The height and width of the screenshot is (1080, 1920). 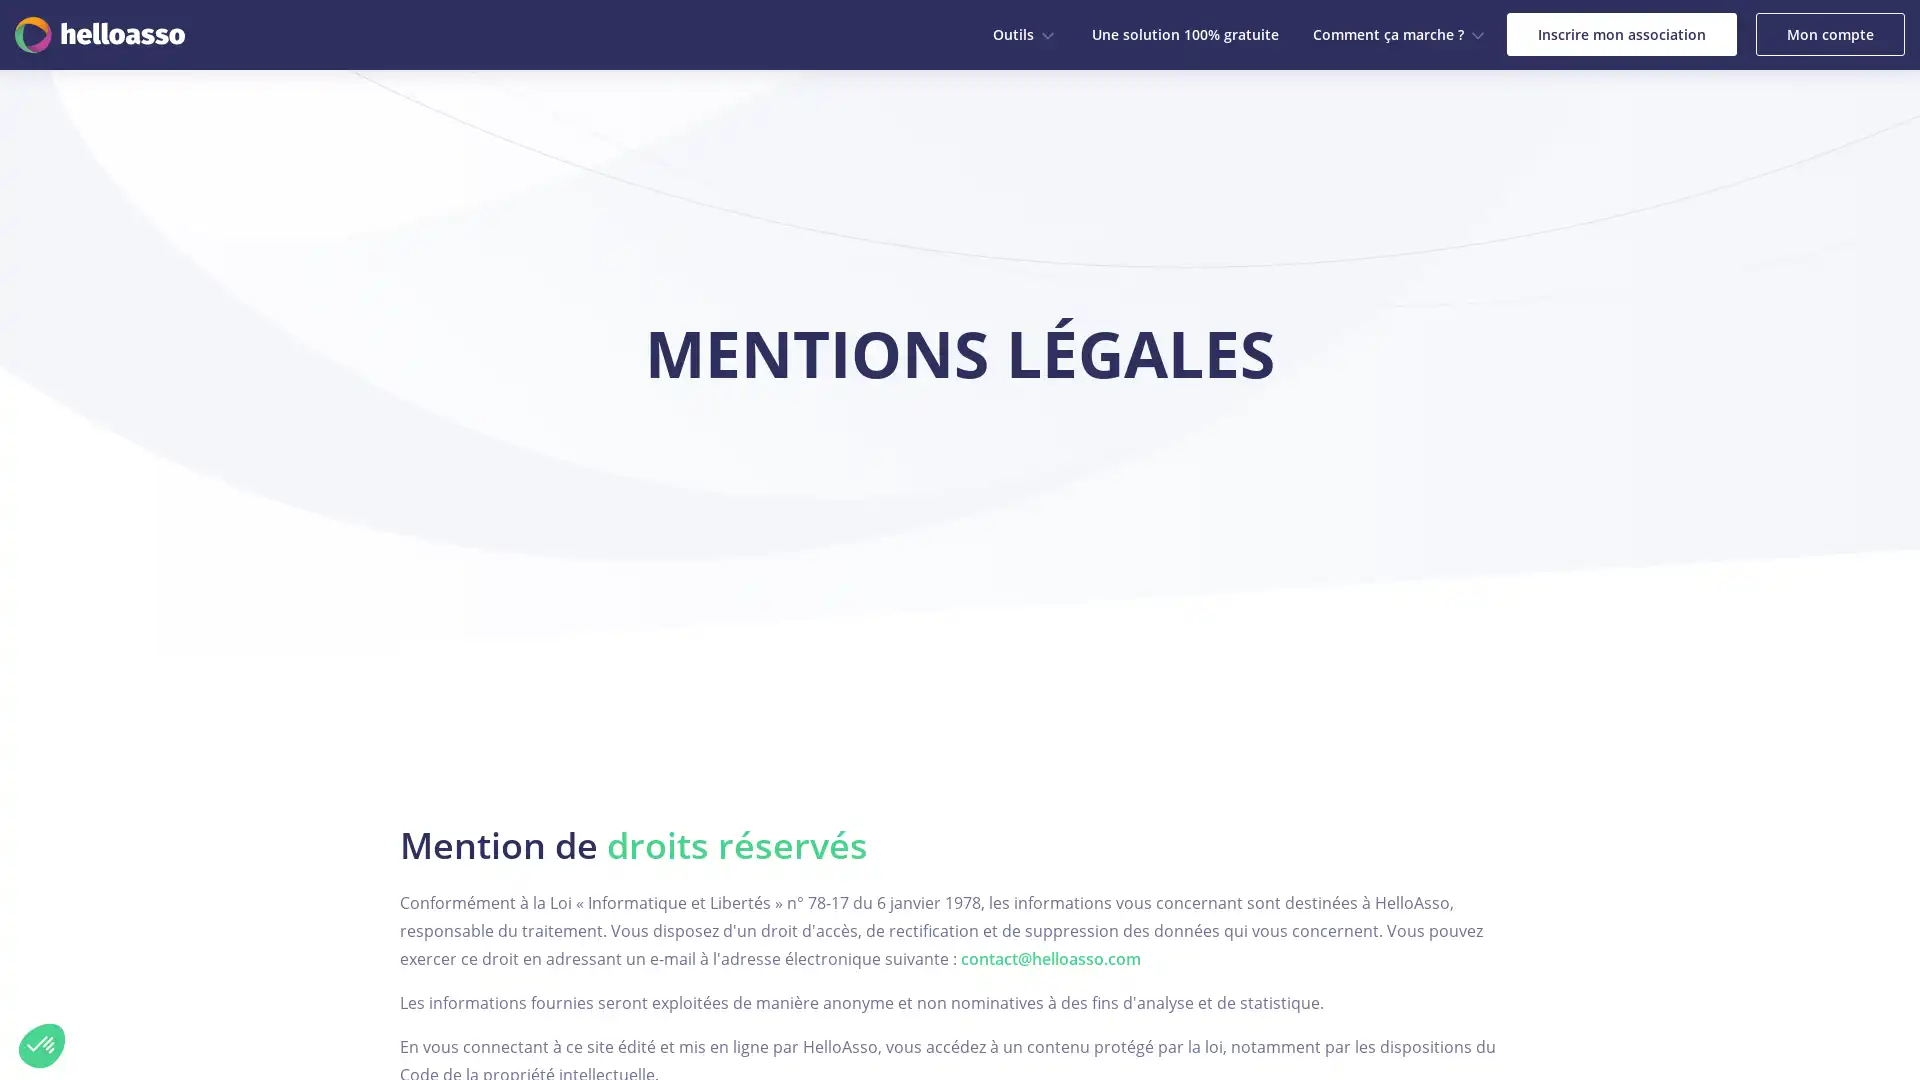 I want to click on Parametrer, so click(x=230, y=978).